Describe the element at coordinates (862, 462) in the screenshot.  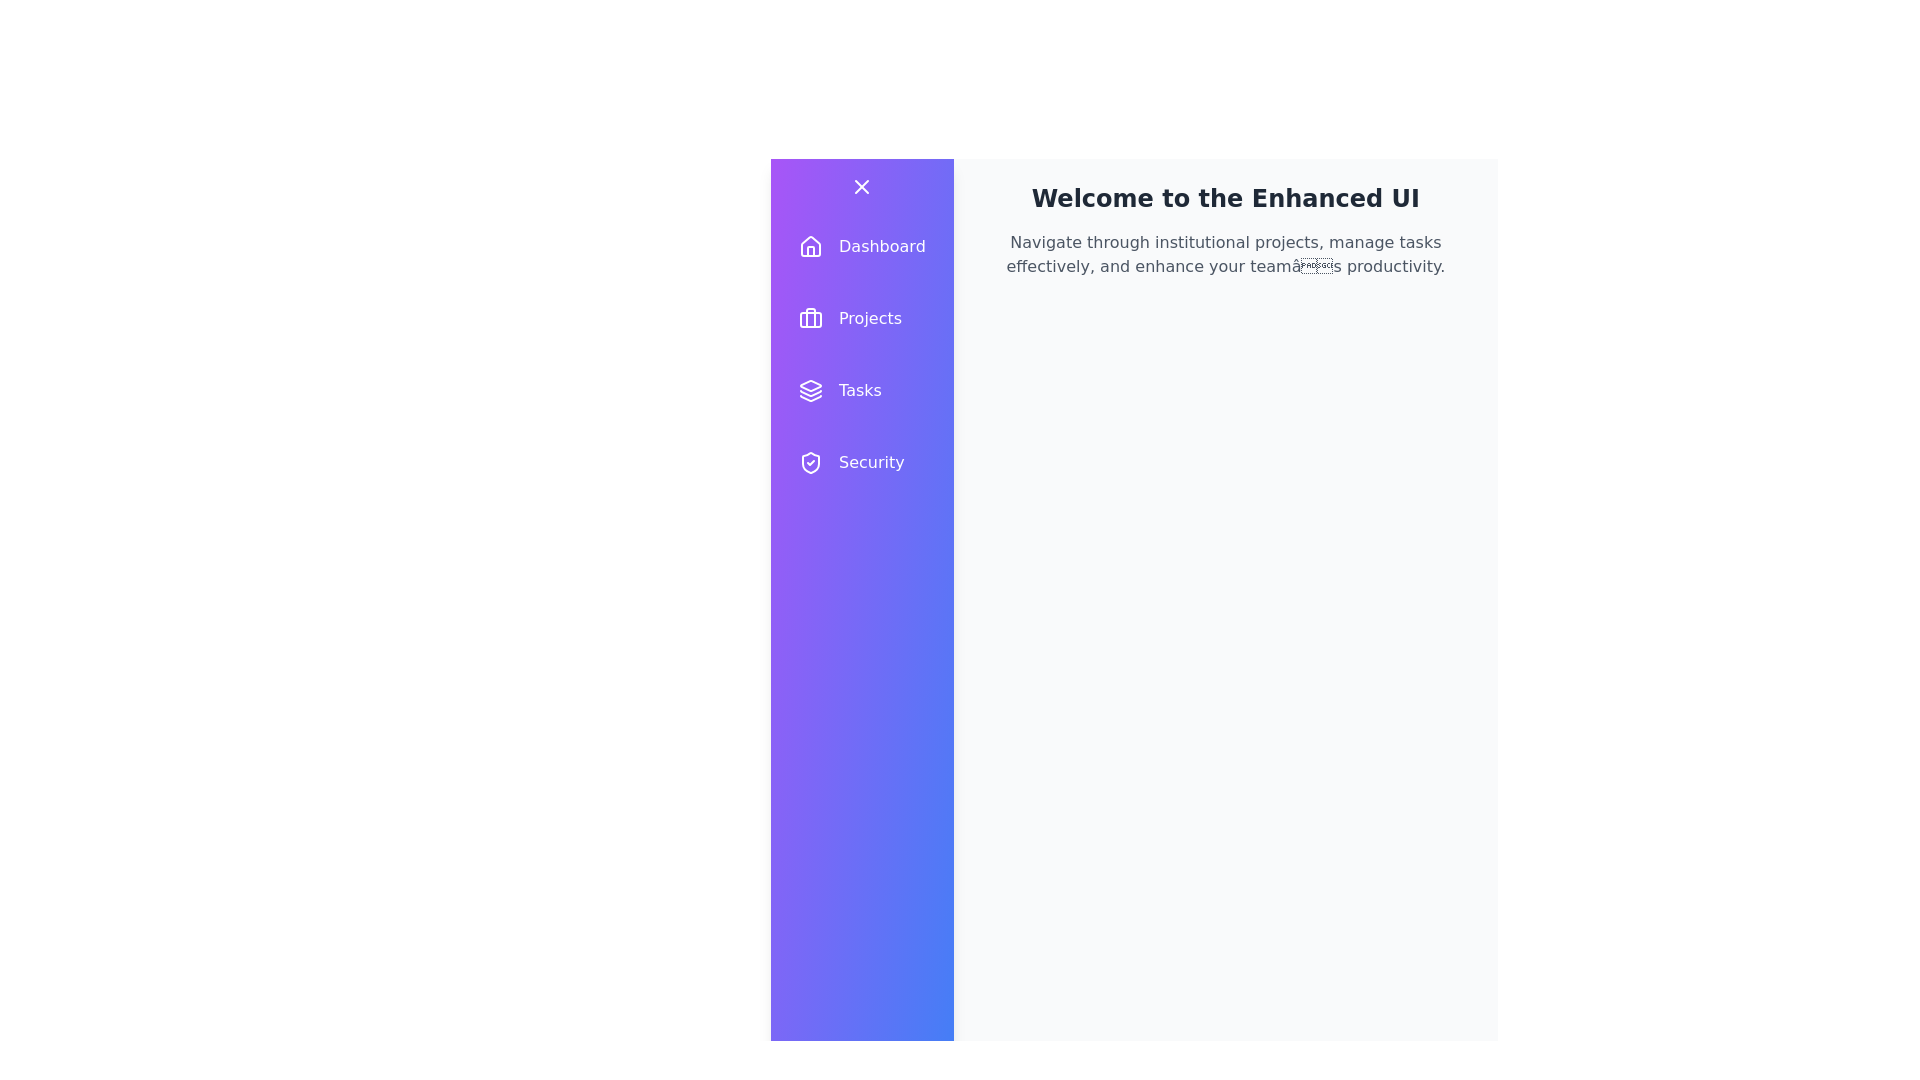
I see `the 'Security' navigation entry, which is the fourth item in the vertical sidebar` at that location.